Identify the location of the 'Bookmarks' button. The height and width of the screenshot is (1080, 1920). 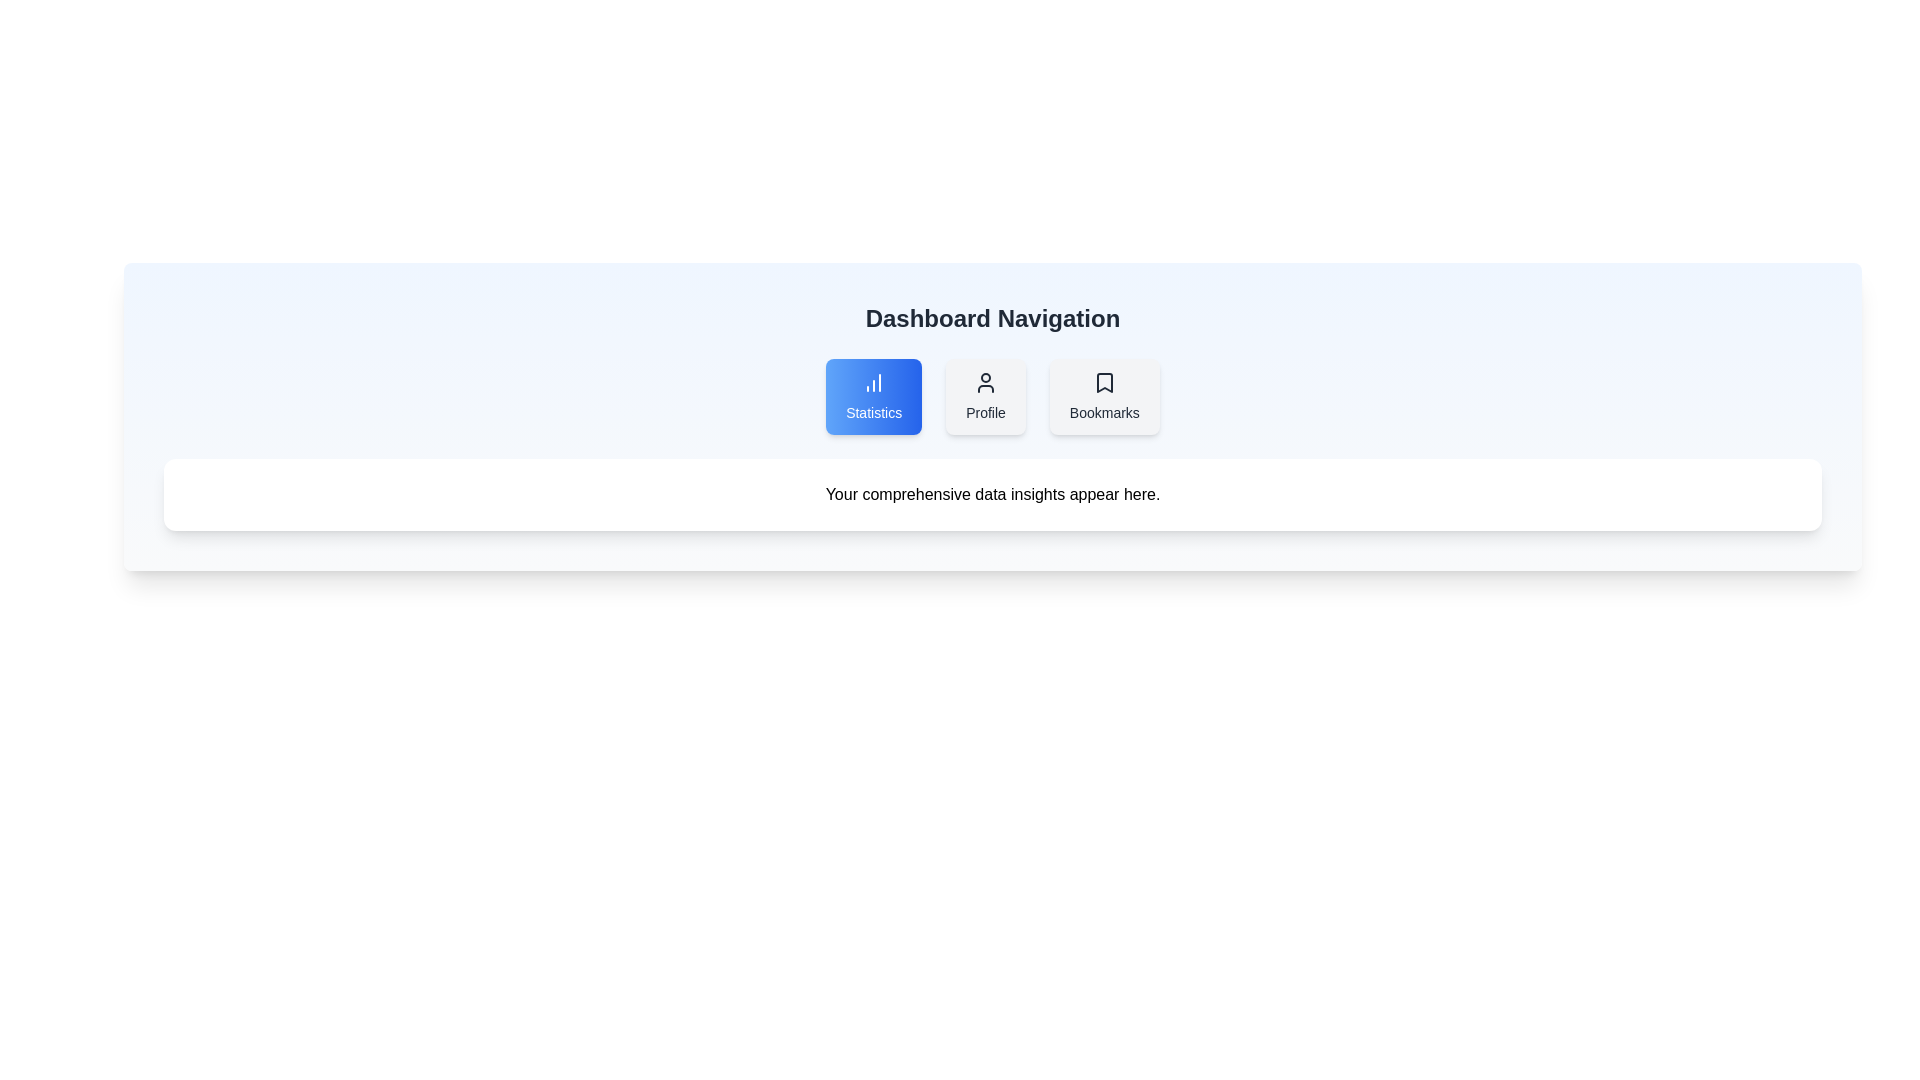
(1103, 382).